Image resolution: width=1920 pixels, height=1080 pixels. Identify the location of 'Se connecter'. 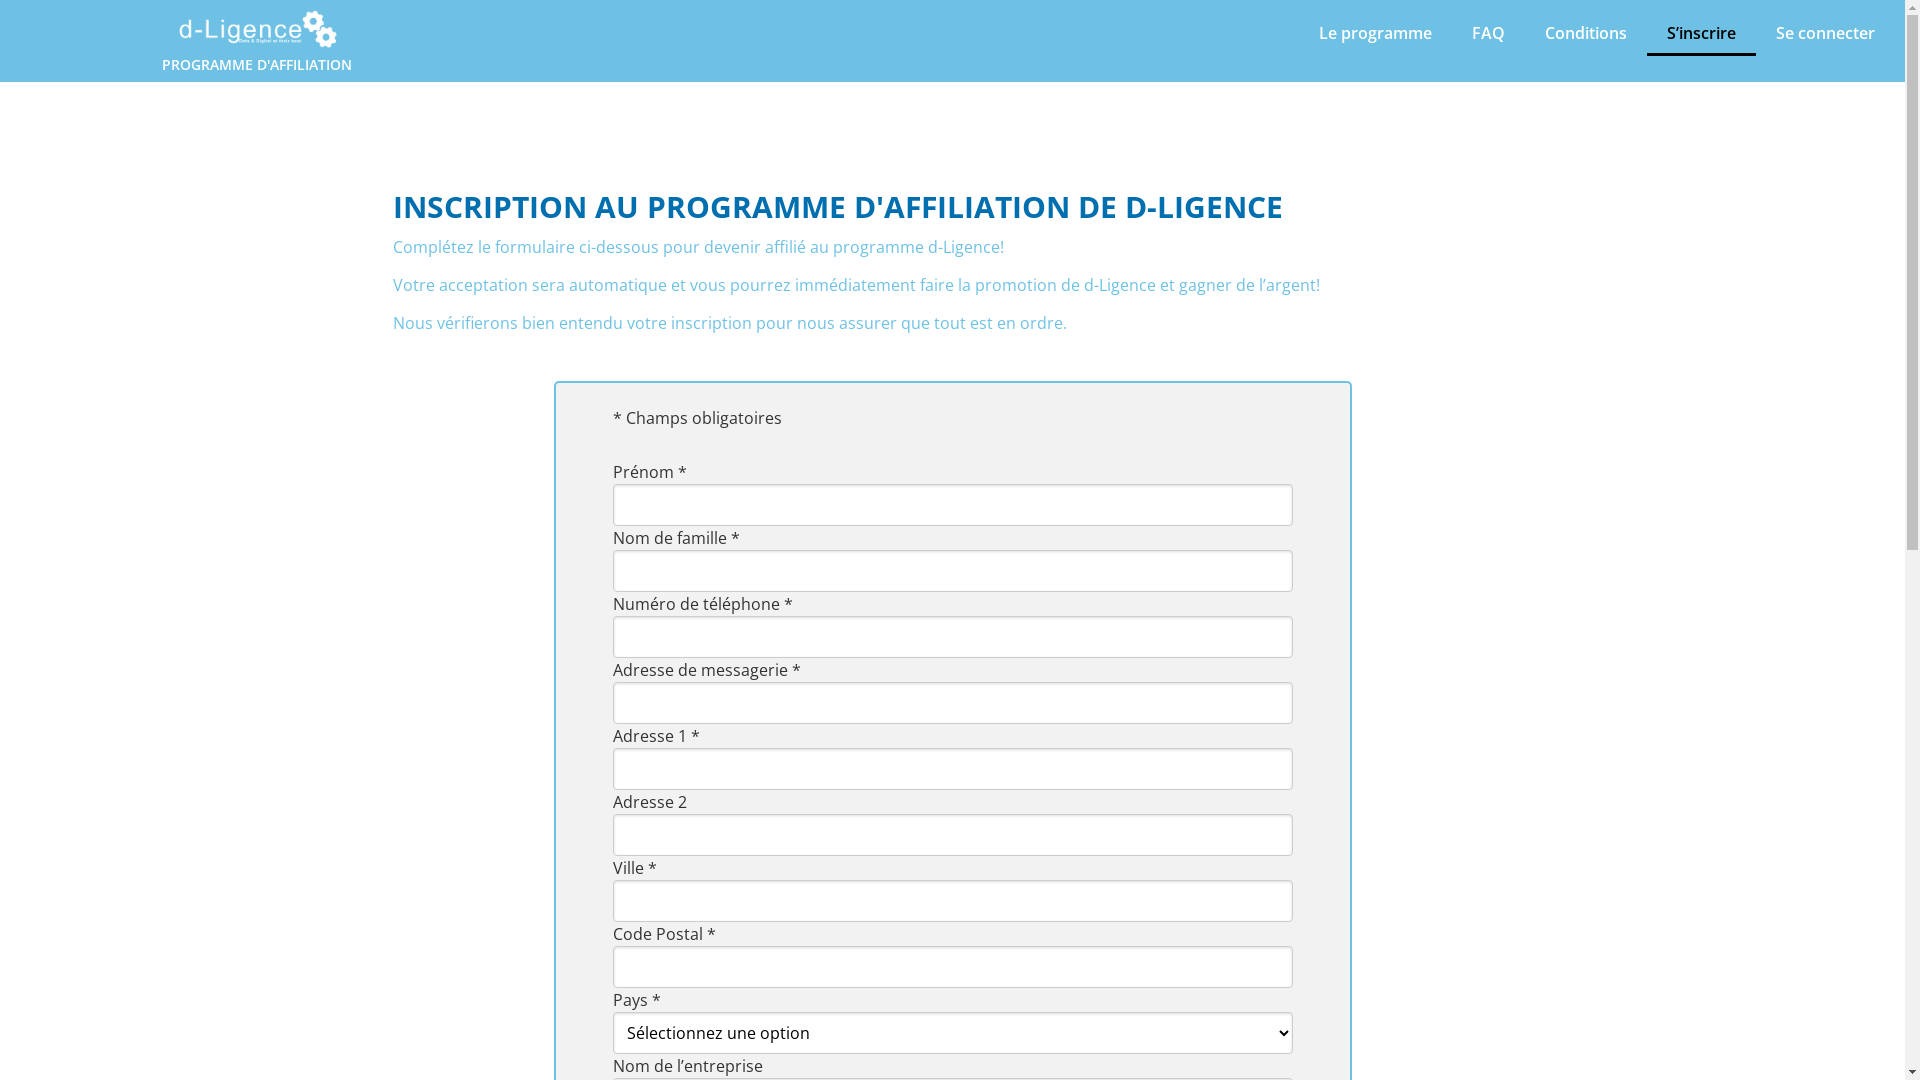
(1825, 33).